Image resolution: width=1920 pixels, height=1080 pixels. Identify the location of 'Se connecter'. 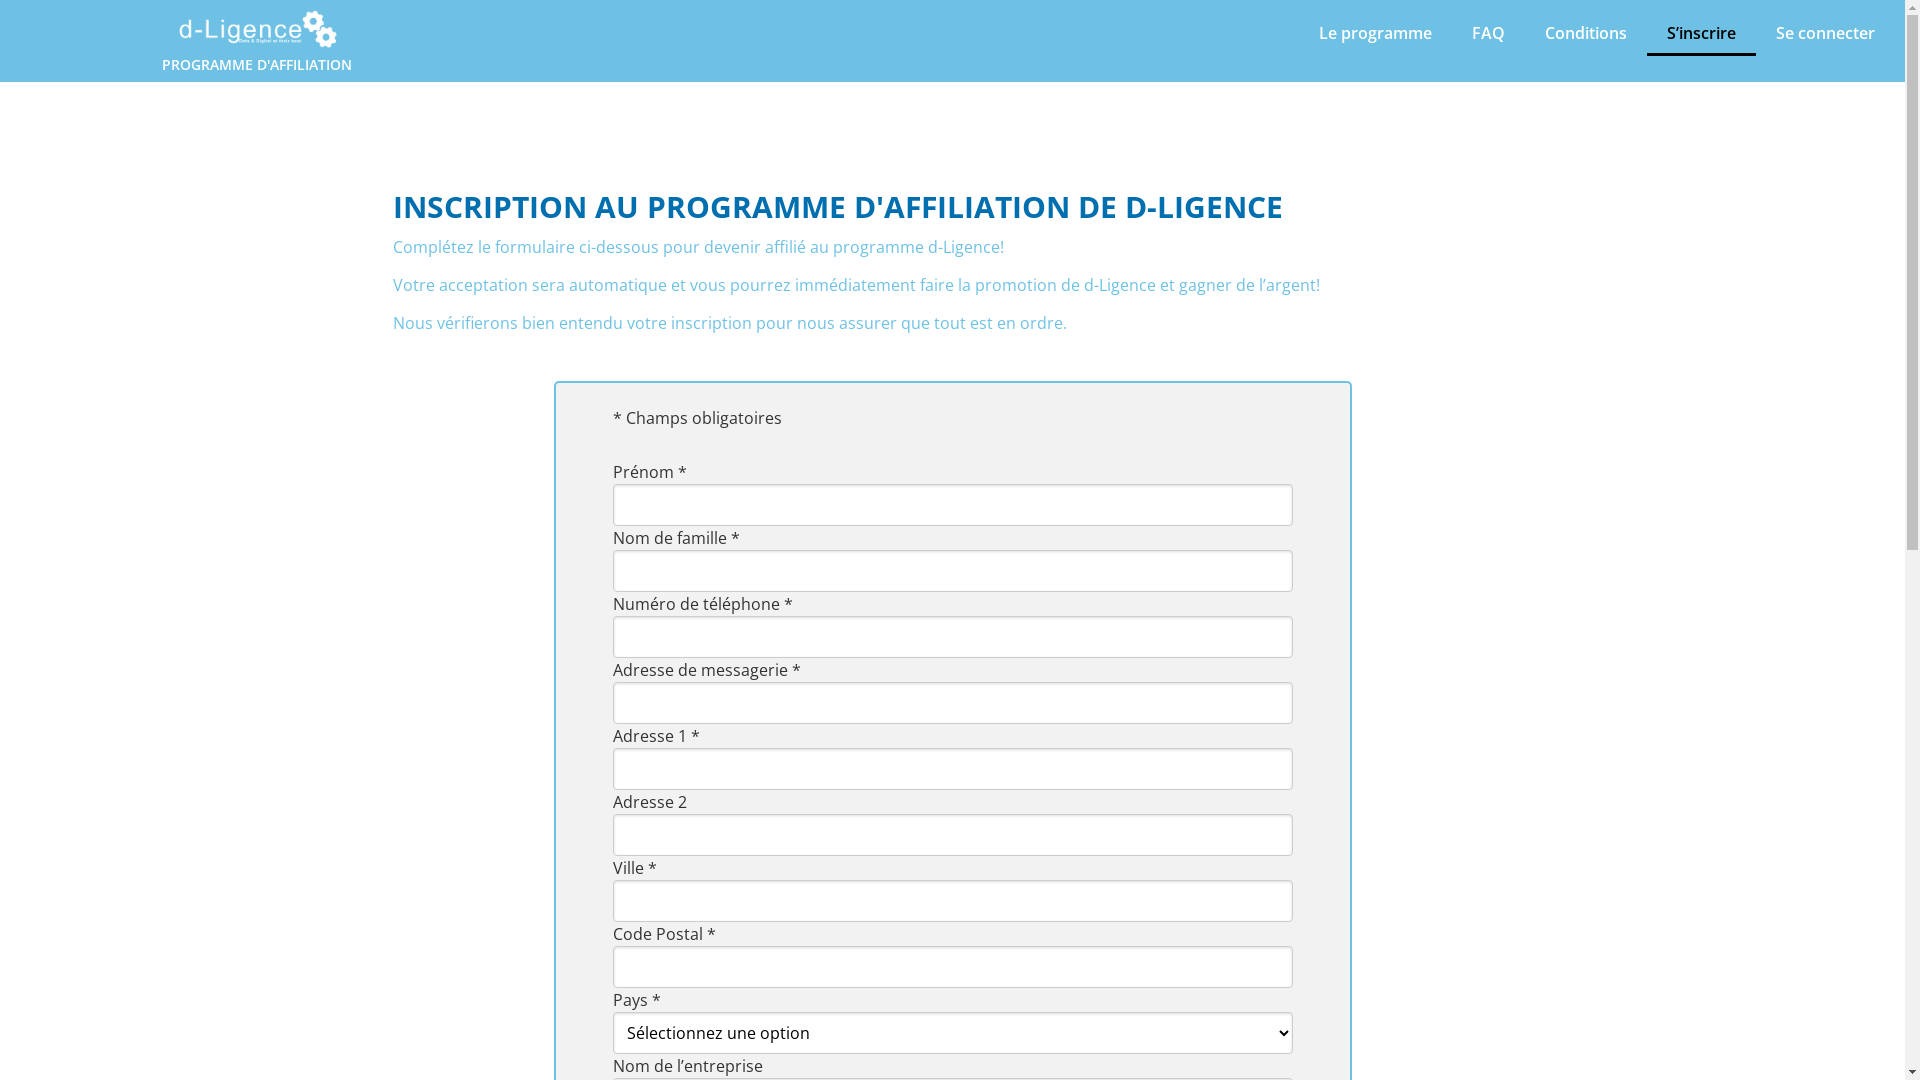
(1825, 33).